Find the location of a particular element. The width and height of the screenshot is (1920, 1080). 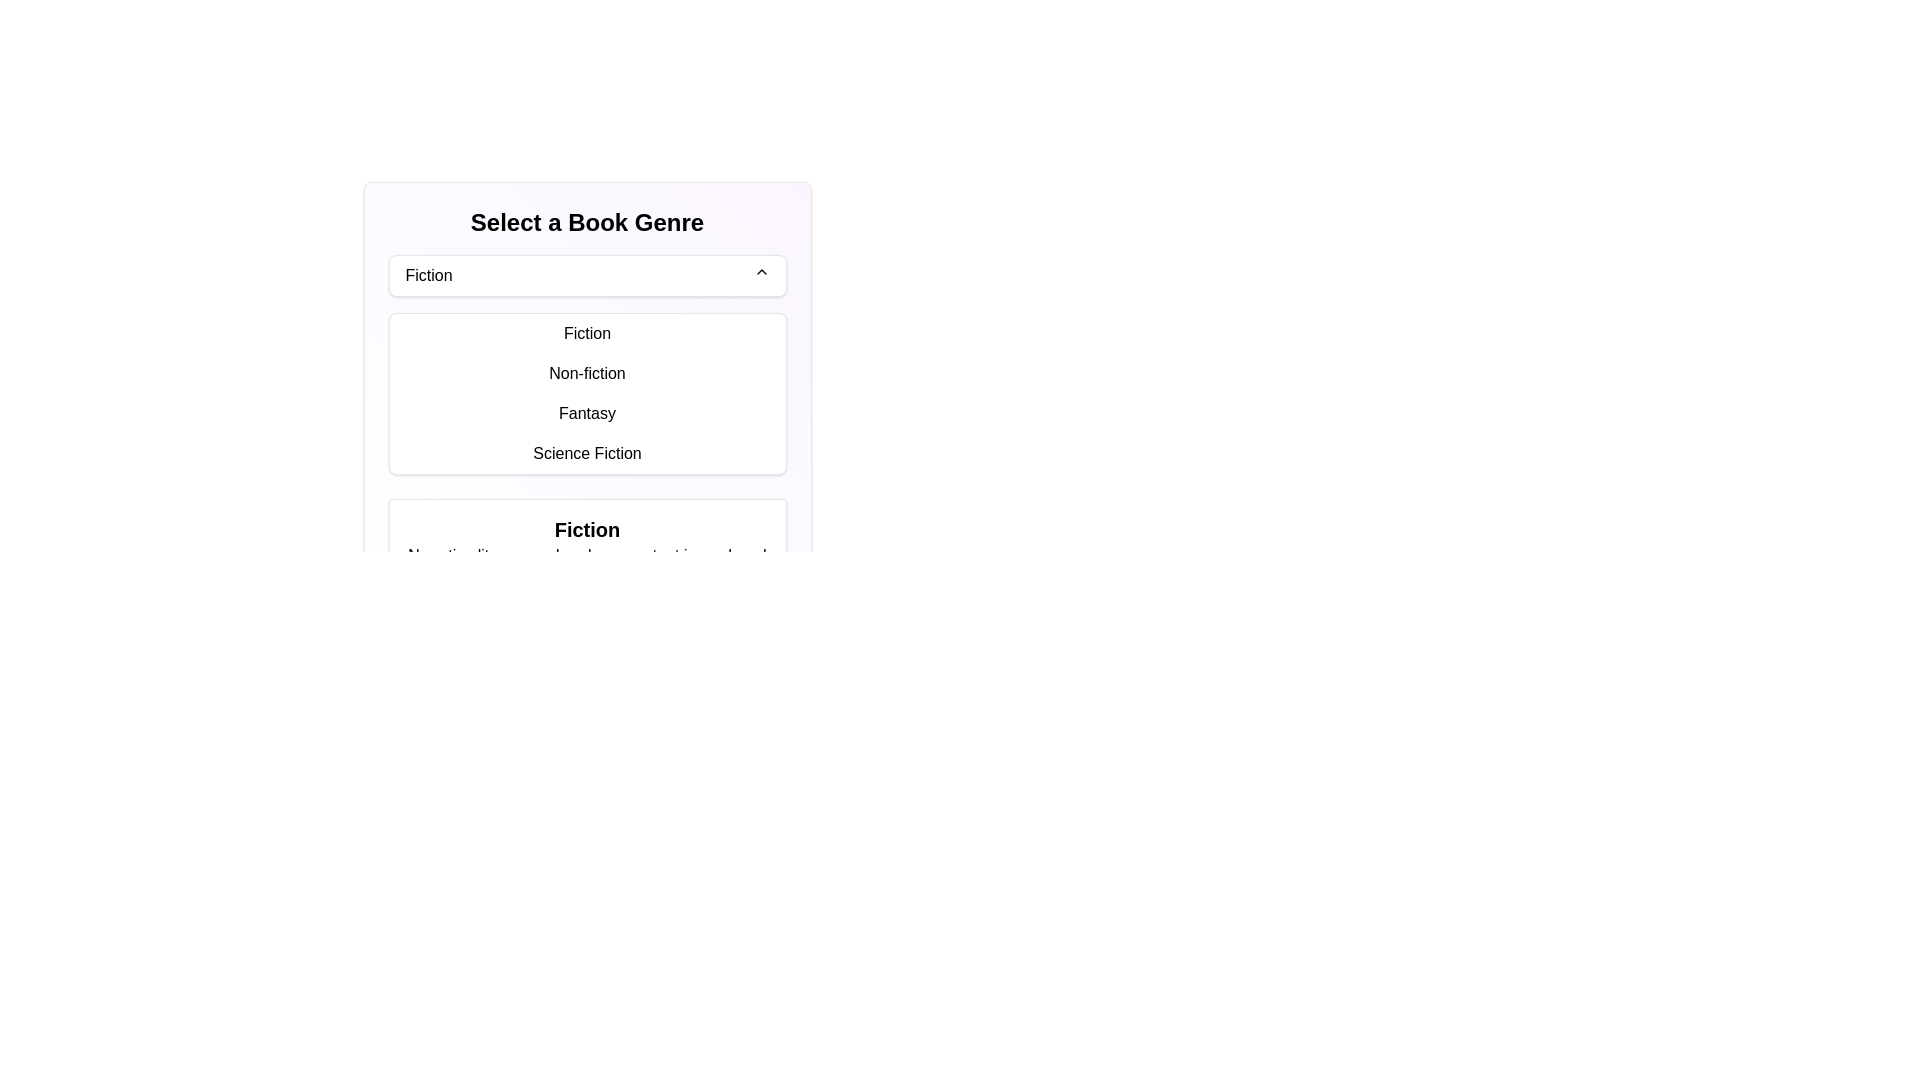

the dropdown button for selecting a book genre located below the title 'Select a Book Genre' is located at coordinates (586, 276).